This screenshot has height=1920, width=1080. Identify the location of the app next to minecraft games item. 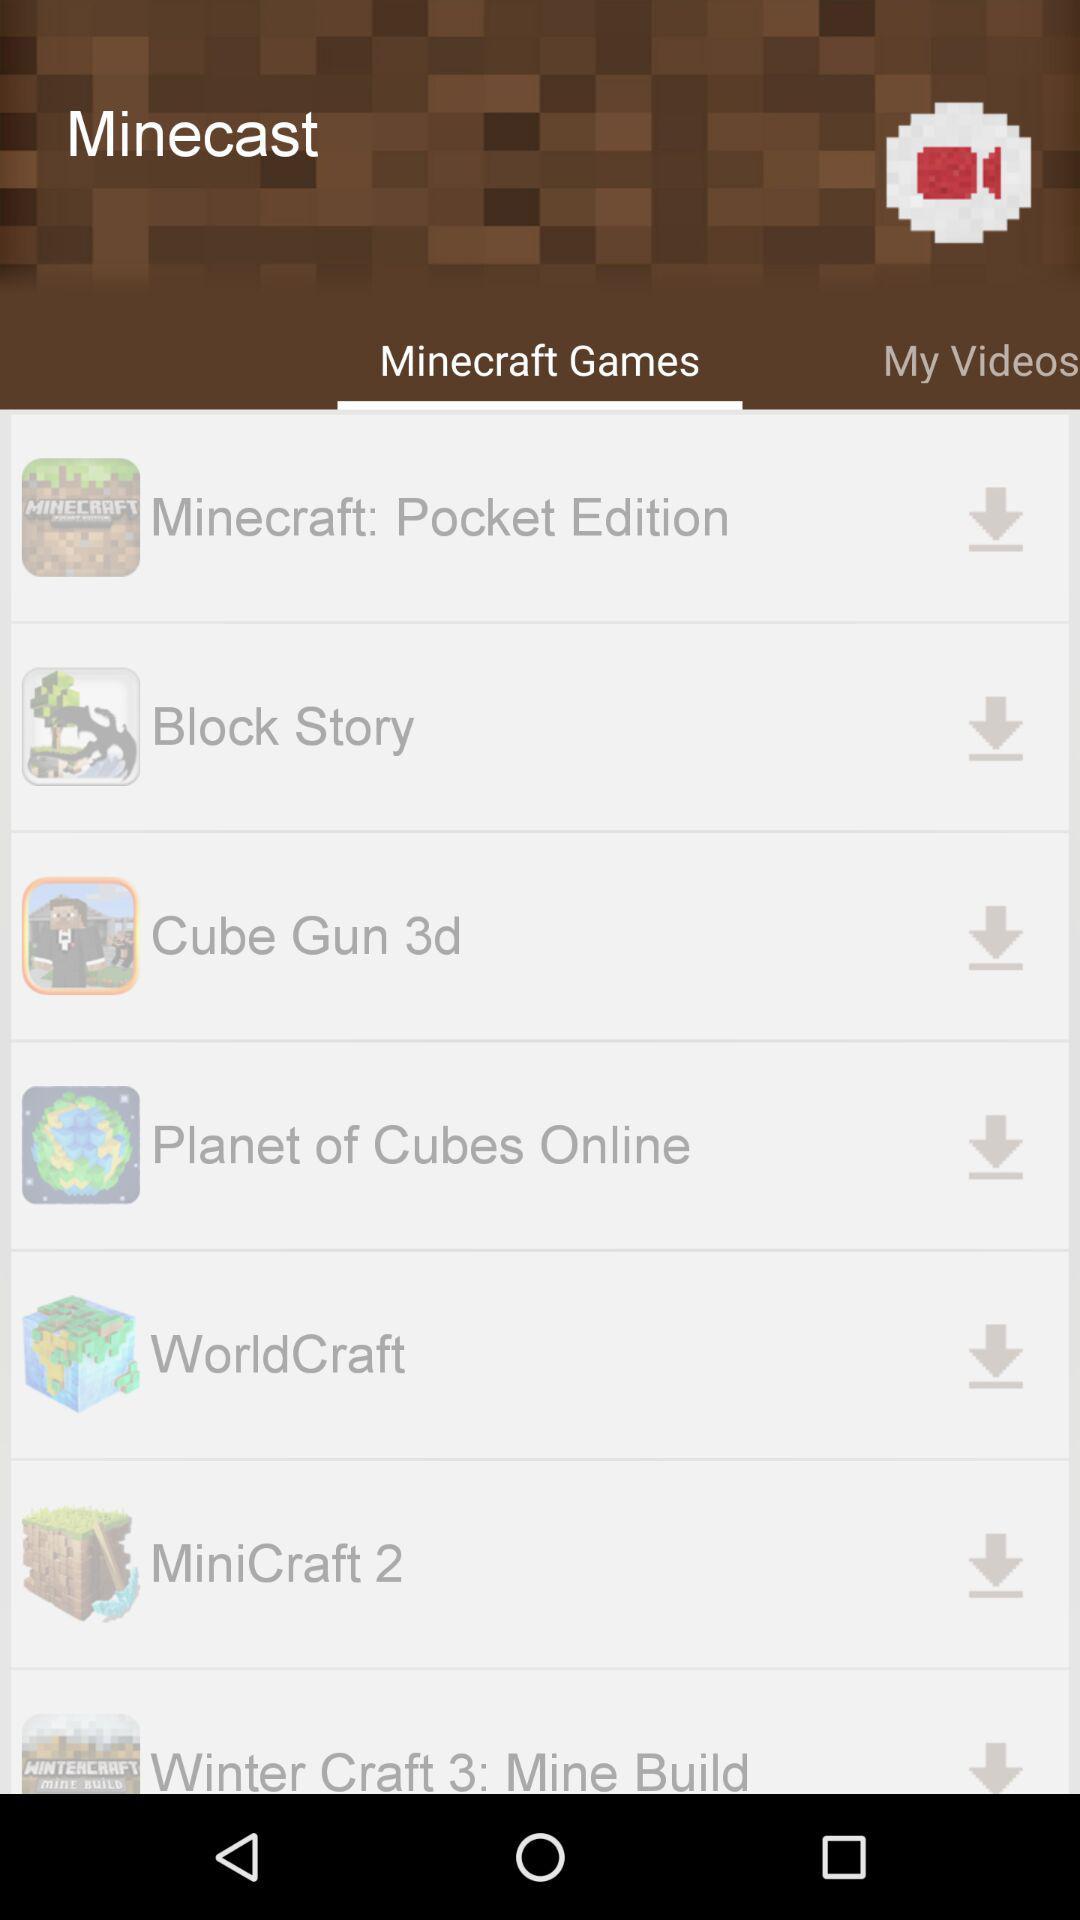
(980, 356).